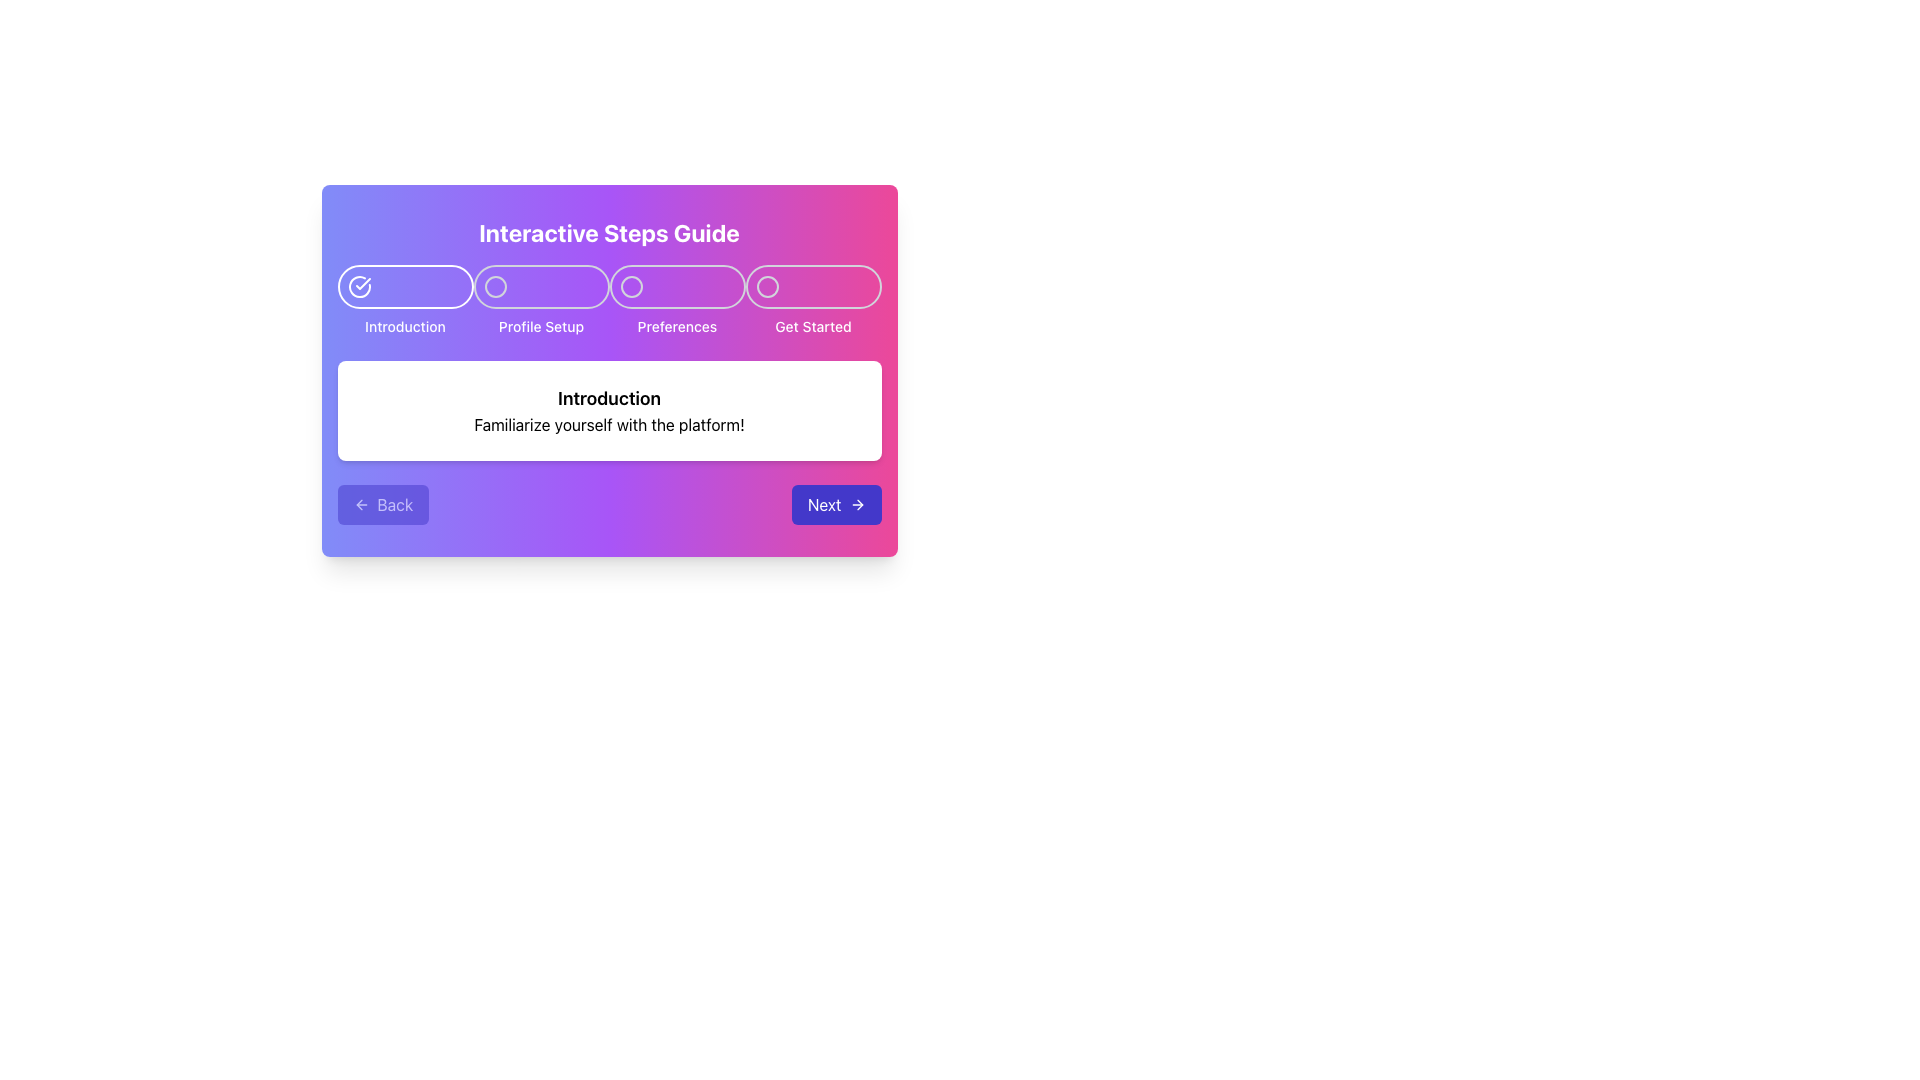 This screenshot has height=1080, width=1920. Describe the element at coordinates (608, 231) in the screenshot. I see `the Text Header located at the top of the rounded box with a gradient background` at that location.